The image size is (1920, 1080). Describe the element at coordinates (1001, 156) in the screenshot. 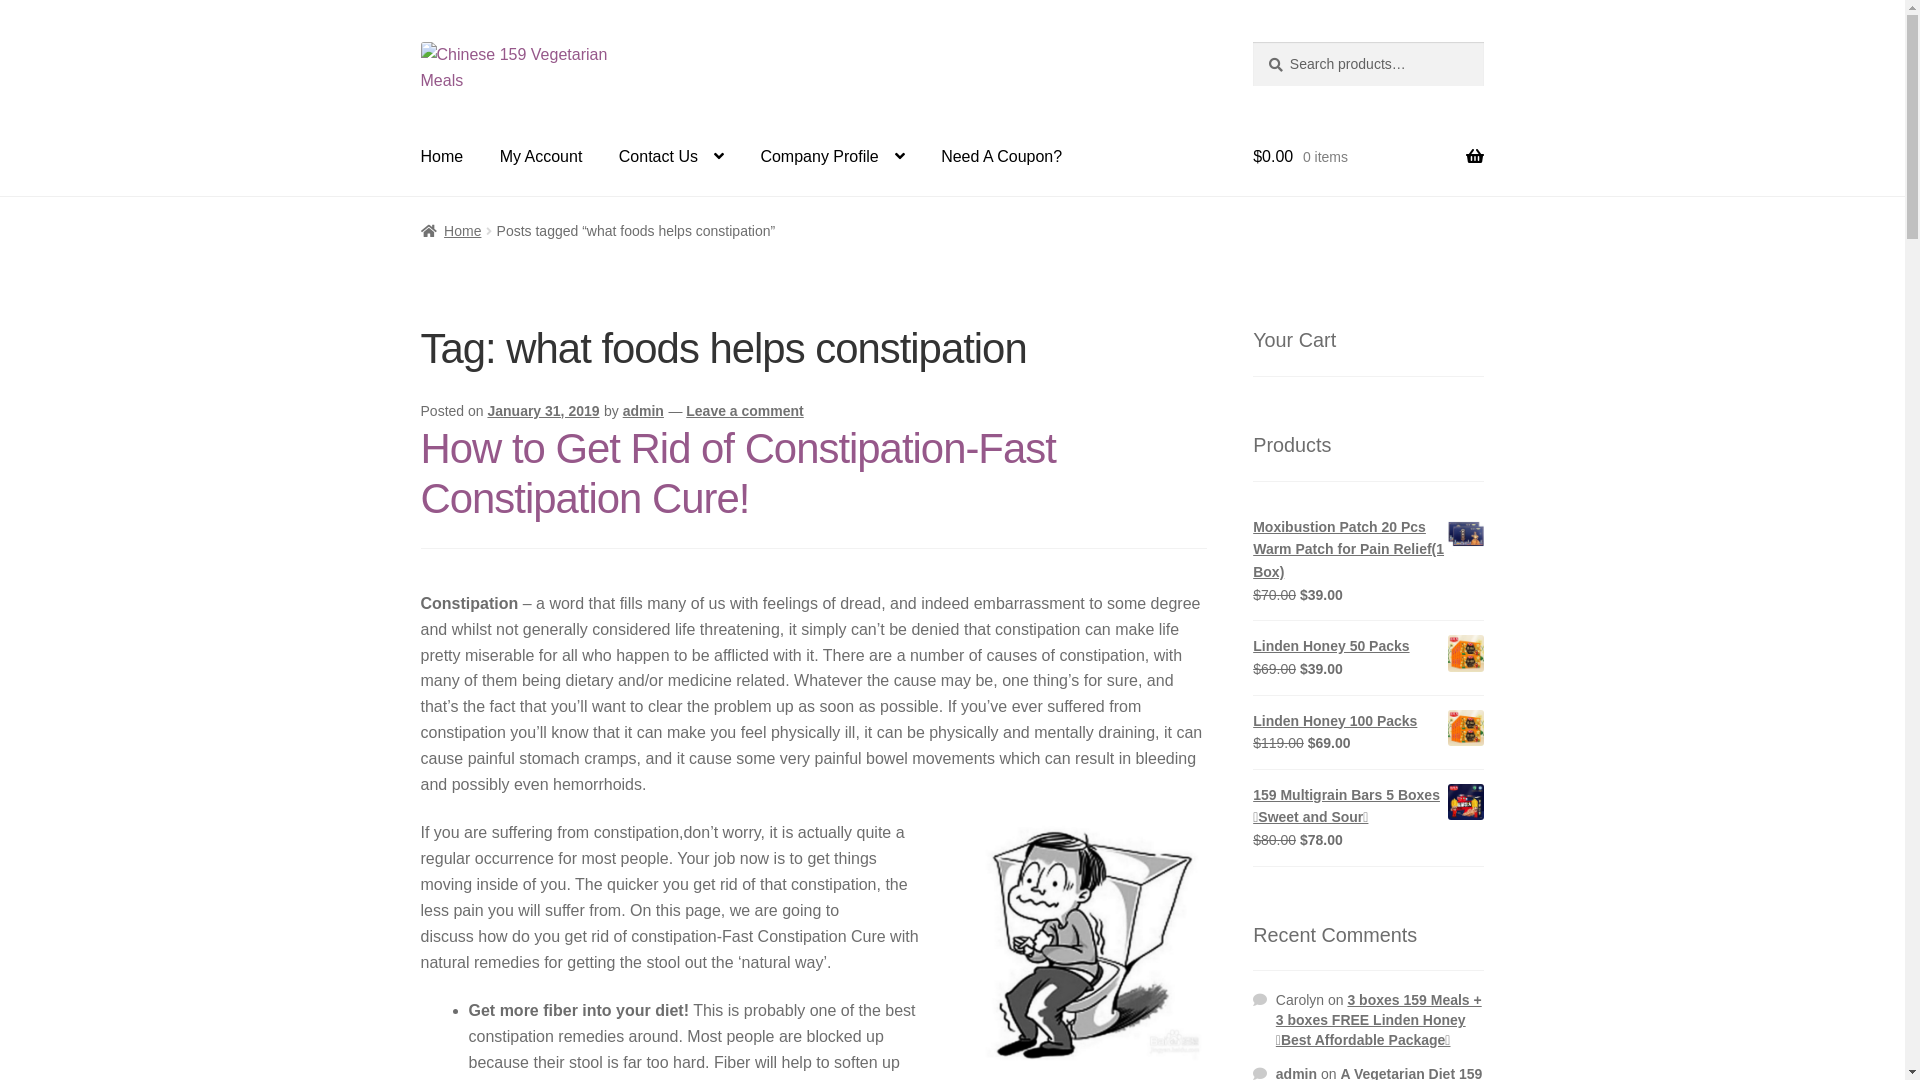

I see `'Need A Coupon?'` at that location.